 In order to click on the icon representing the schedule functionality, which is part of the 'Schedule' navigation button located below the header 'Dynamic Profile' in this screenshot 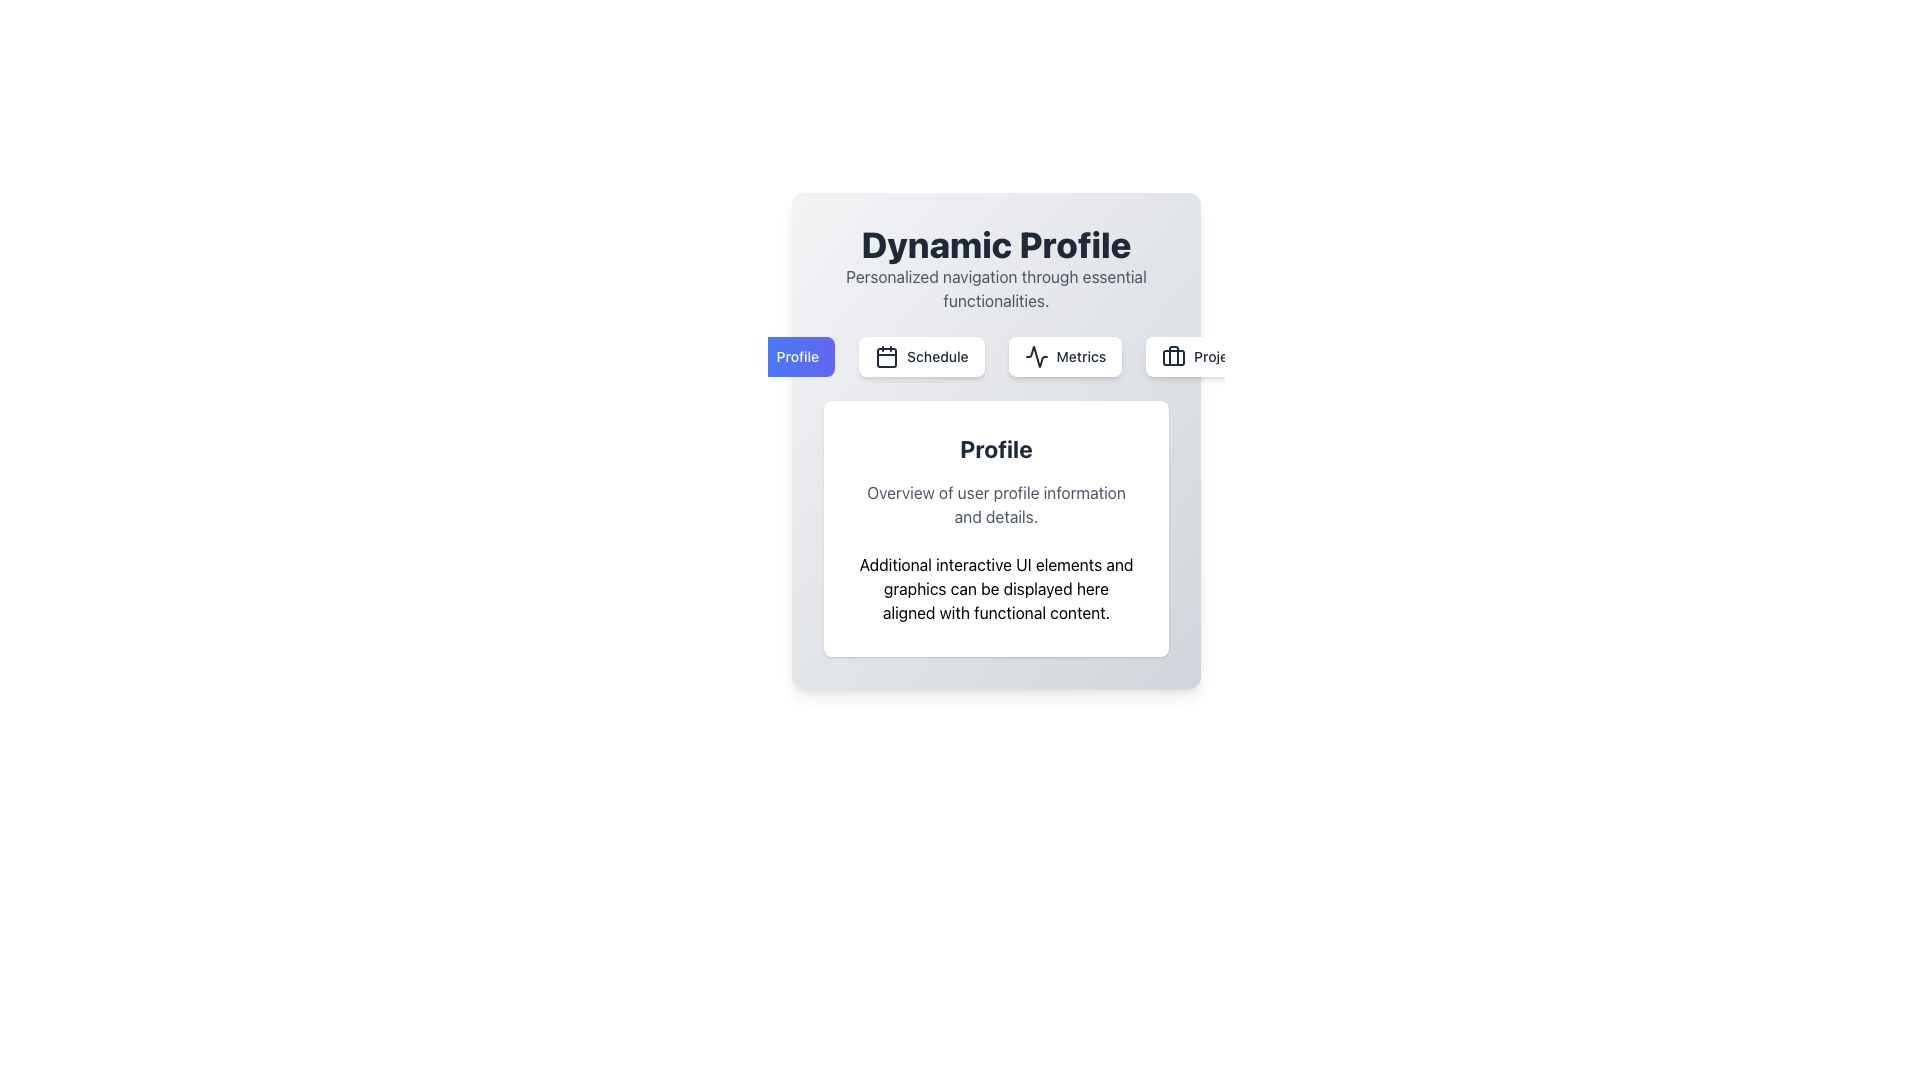, I will do `click(886, 356)`.